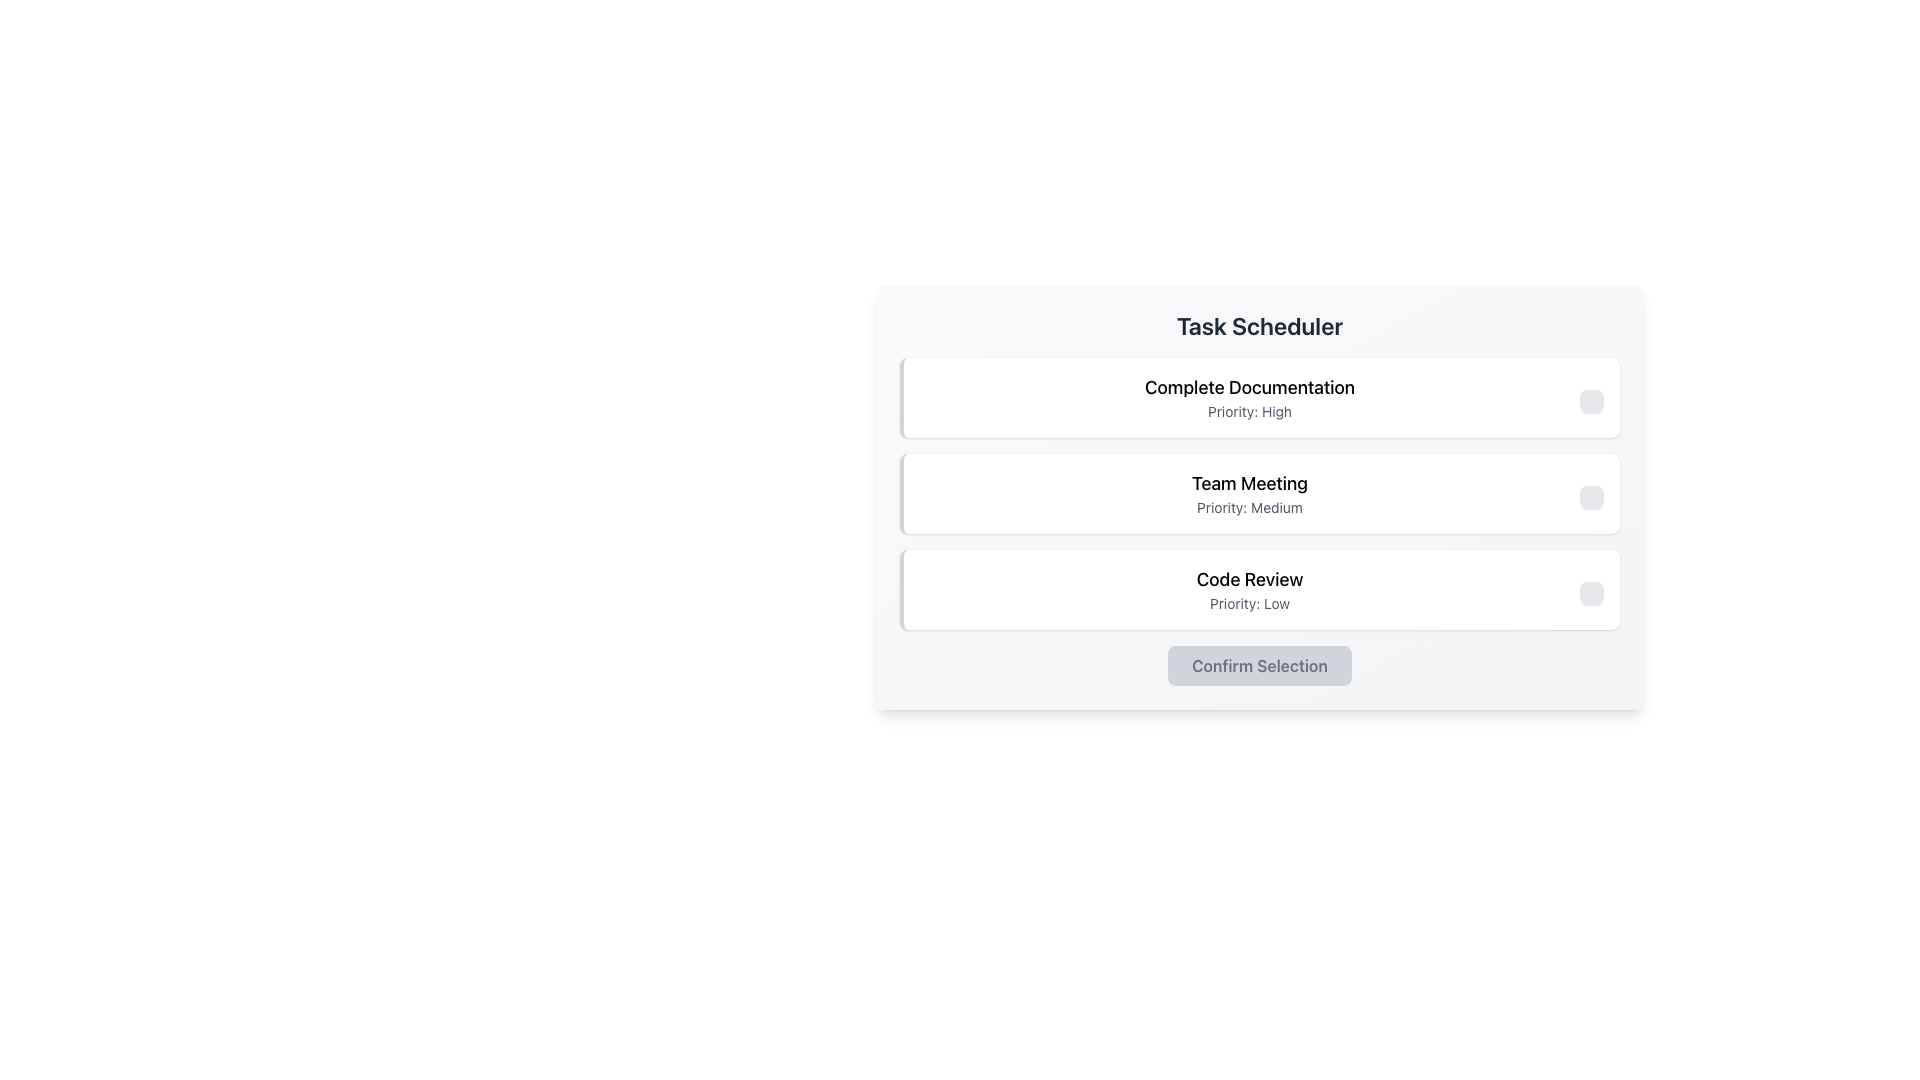  Describe the element at coordinates (1248, 483) in the screenshot. I see `the bold text element reading 'Team Meeting', which is prominently displayed as the title in the middle section of the list in the Task Scheduler` at that location.